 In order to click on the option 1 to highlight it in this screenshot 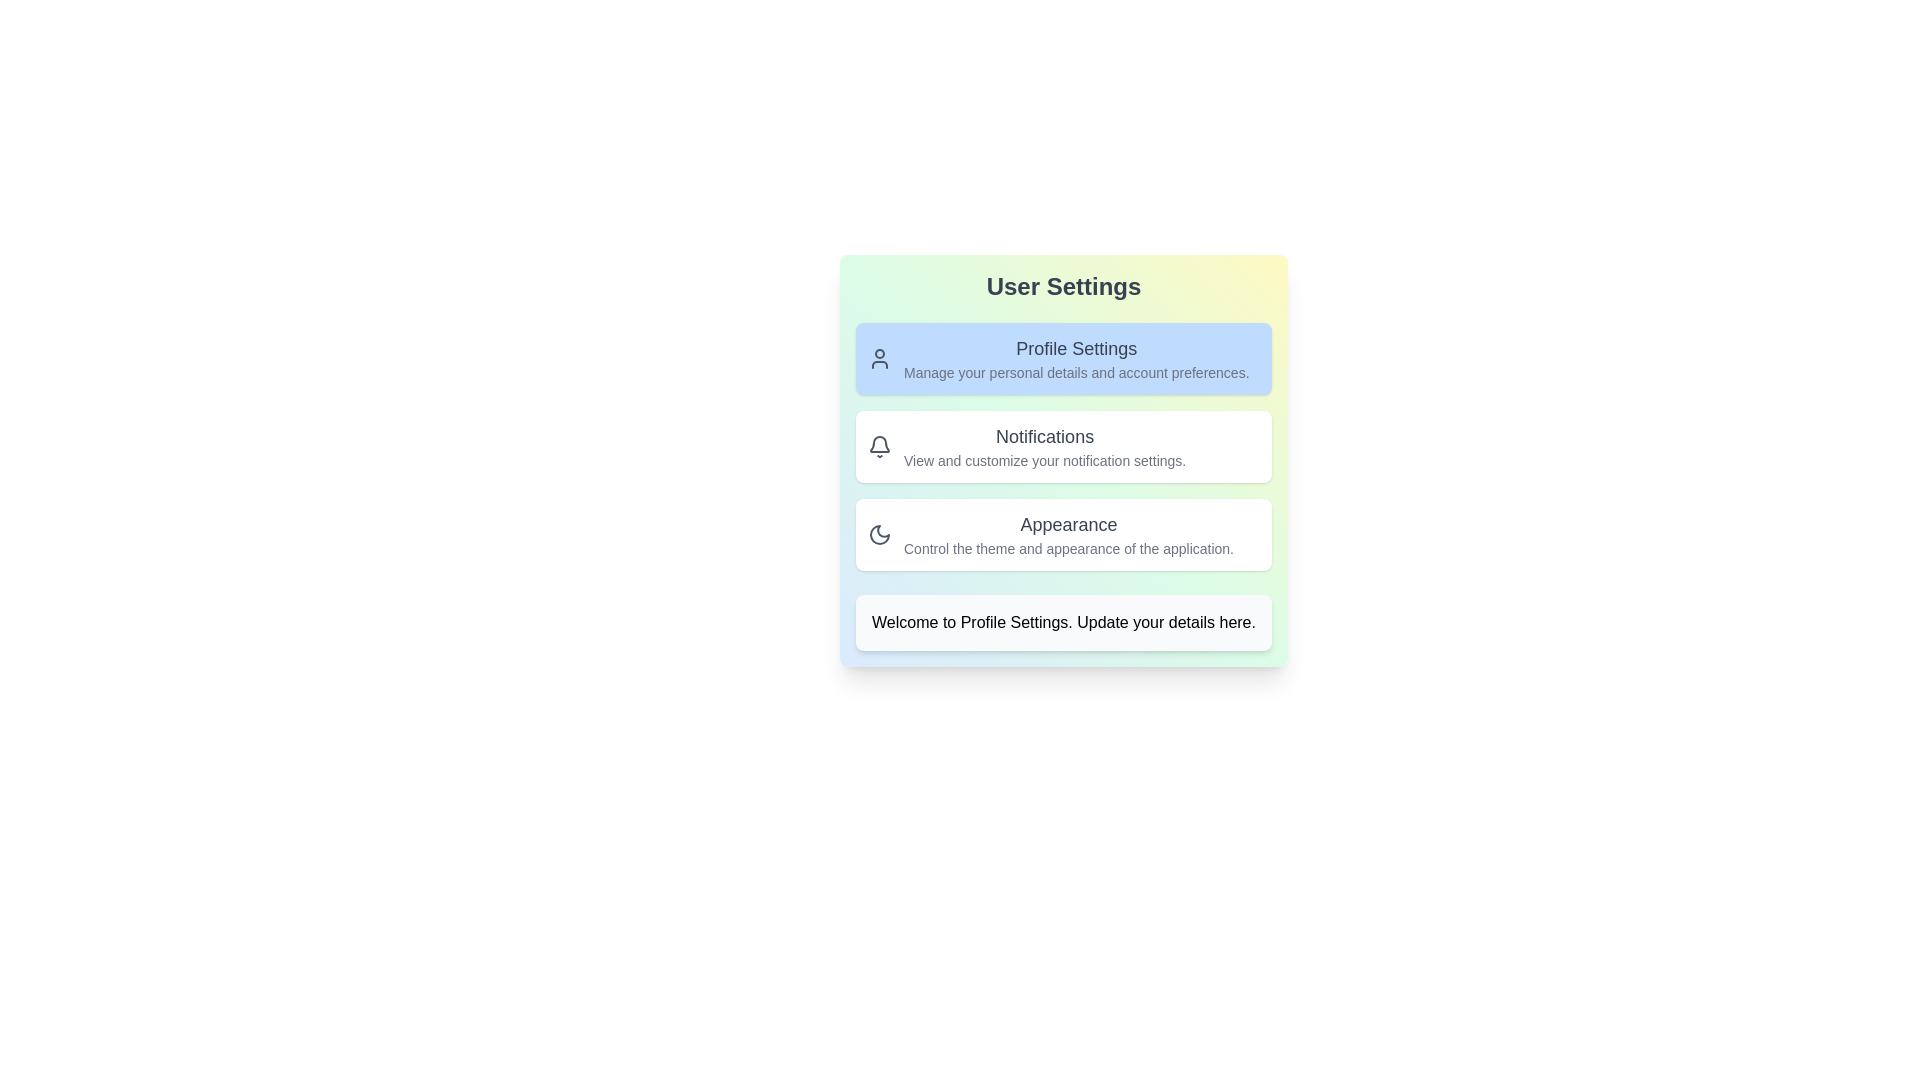, I will do `click(1063, 357)`.